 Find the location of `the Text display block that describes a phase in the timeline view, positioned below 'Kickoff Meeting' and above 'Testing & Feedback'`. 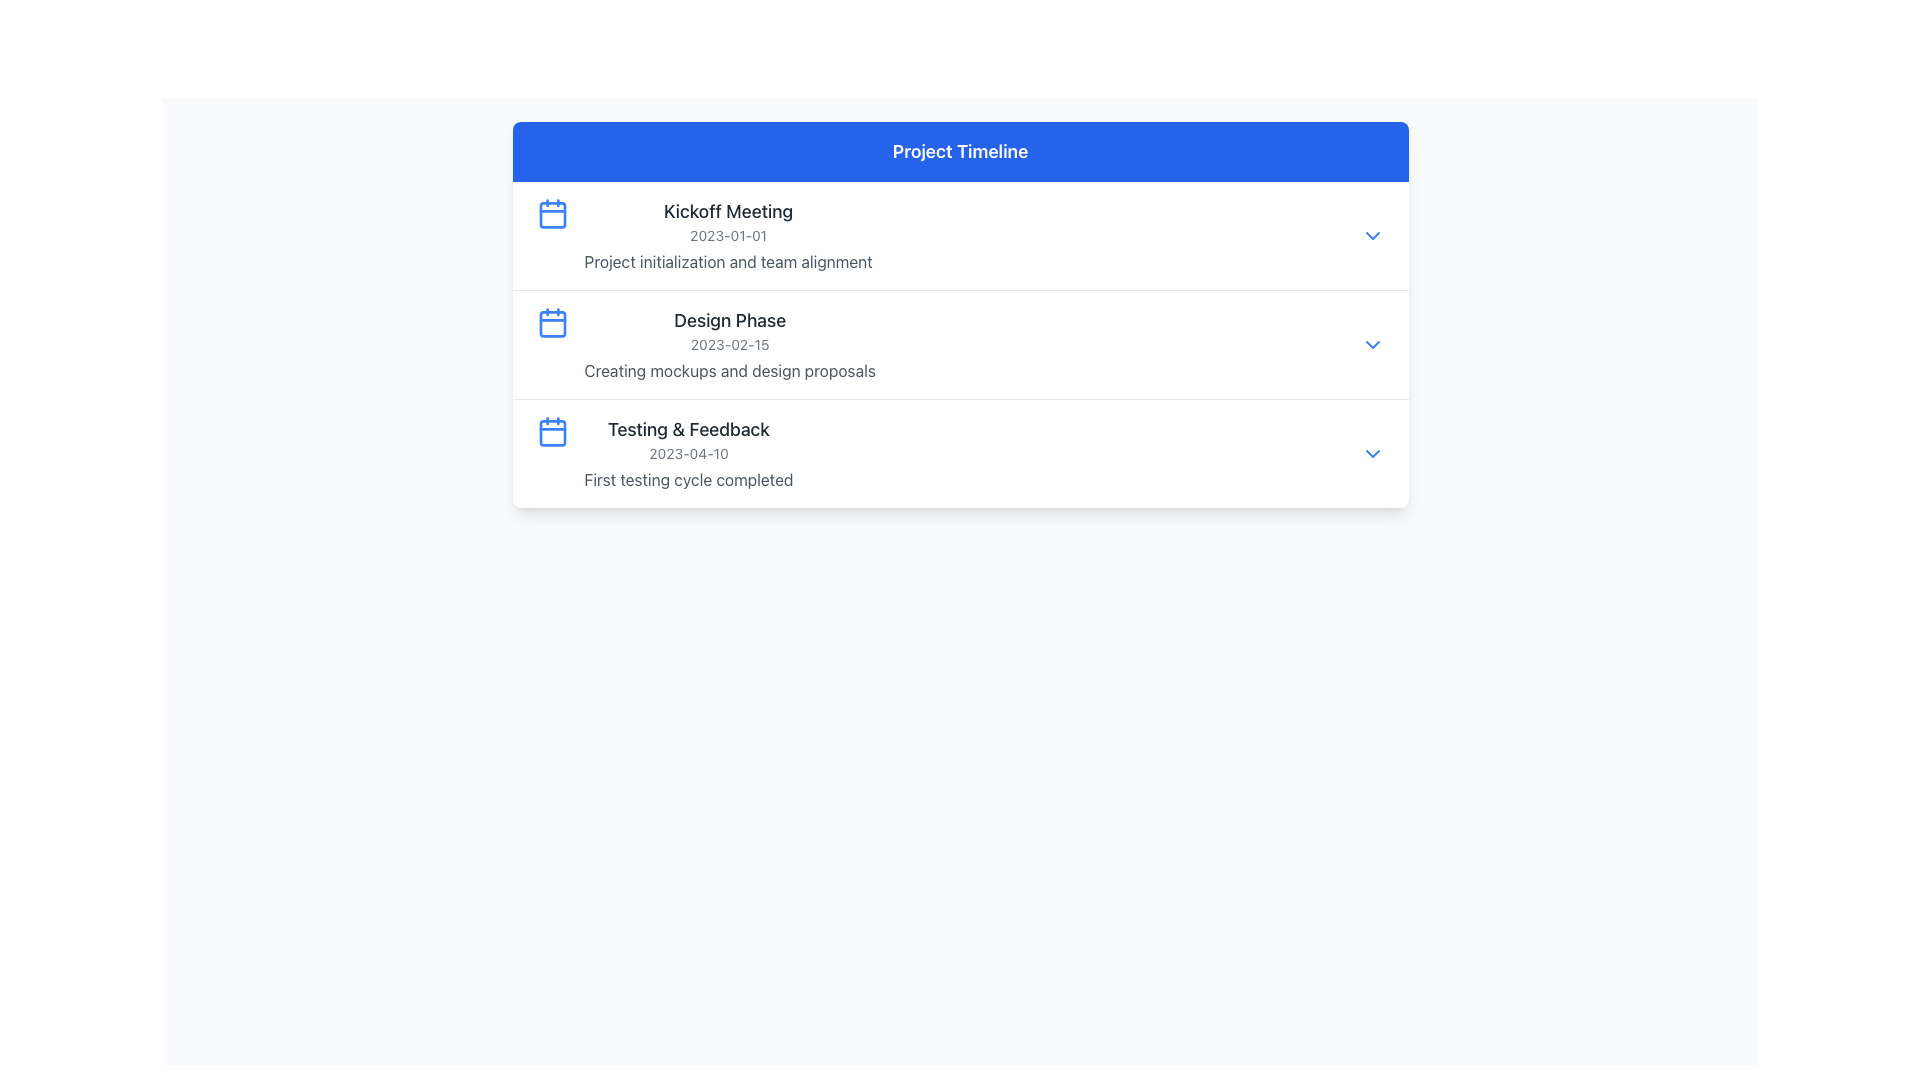

the Text display block that describes a phase in the timeline view, positioned below 'Kickoff Meeting' and above 'Testing & Feedback' is located at coordinates (729, 343).